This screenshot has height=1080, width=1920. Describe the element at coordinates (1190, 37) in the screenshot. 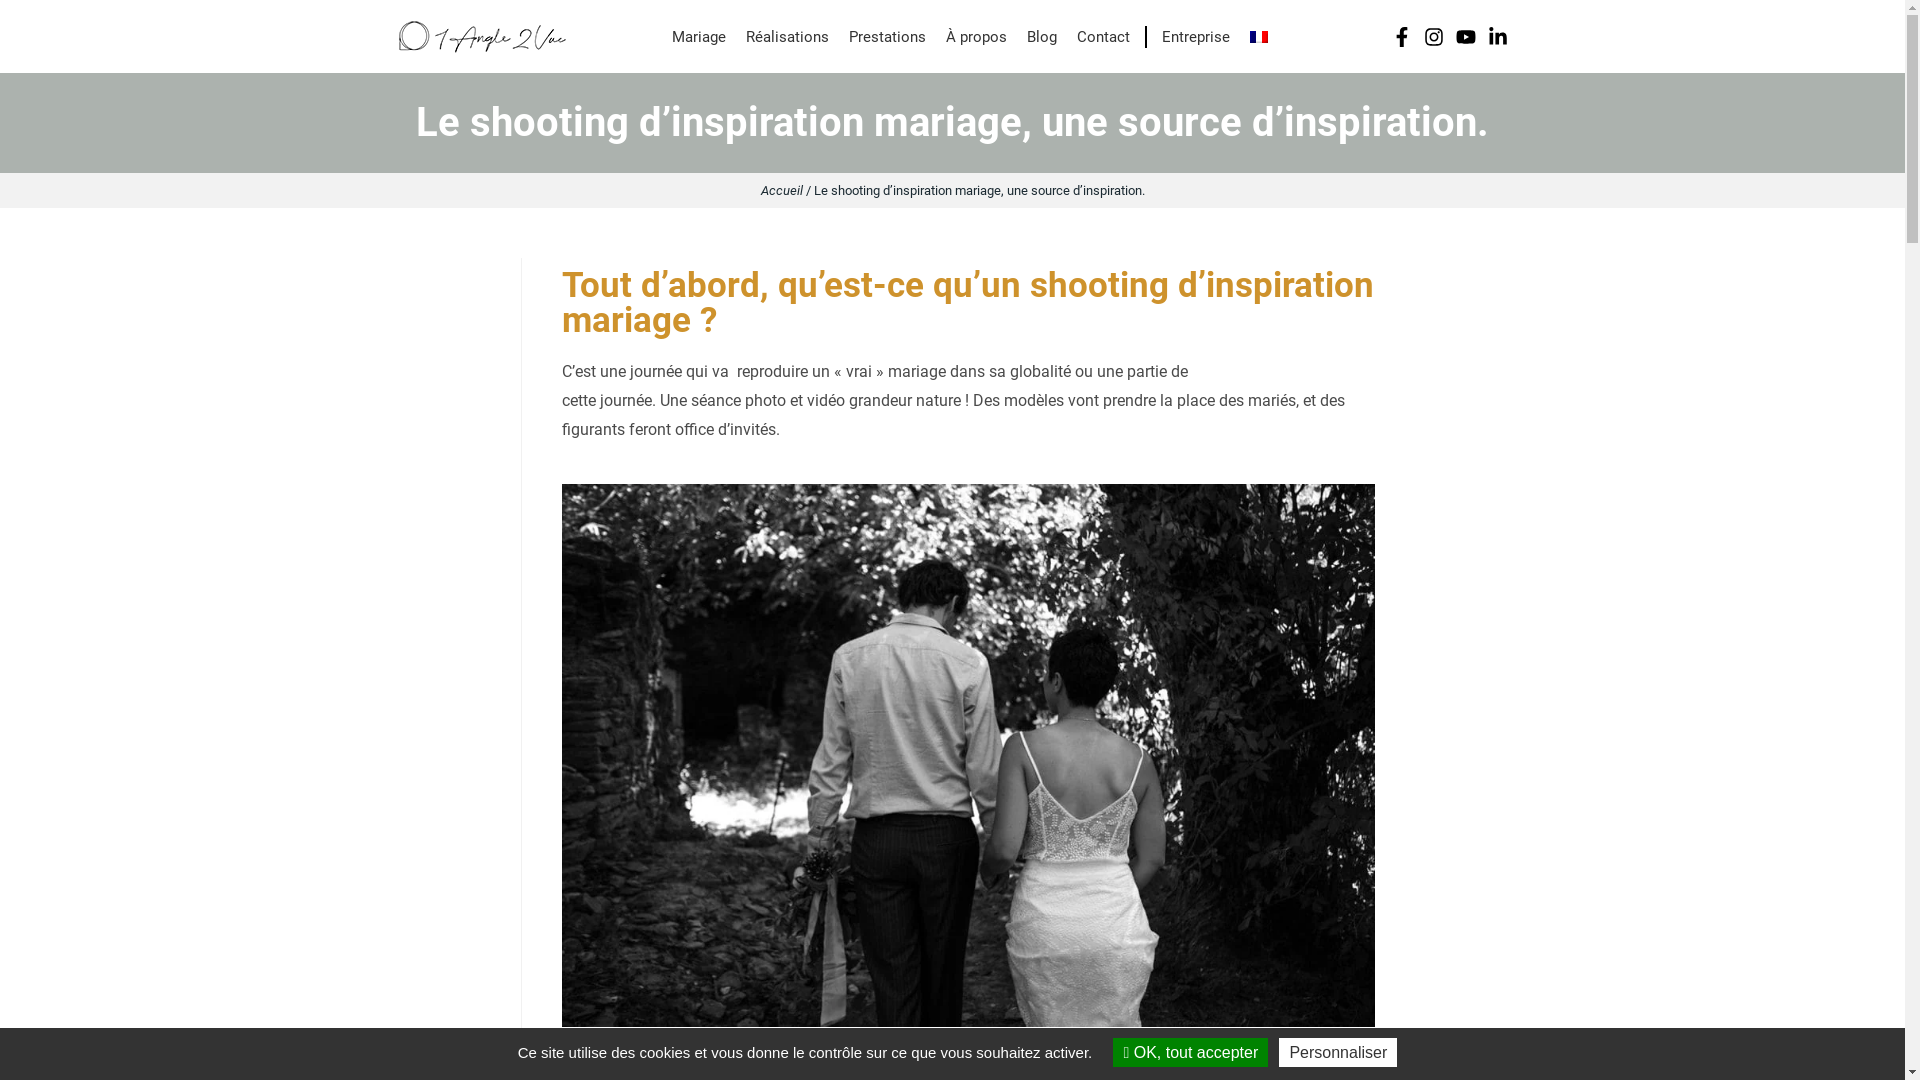

I see `'Entreprise'` at that location.